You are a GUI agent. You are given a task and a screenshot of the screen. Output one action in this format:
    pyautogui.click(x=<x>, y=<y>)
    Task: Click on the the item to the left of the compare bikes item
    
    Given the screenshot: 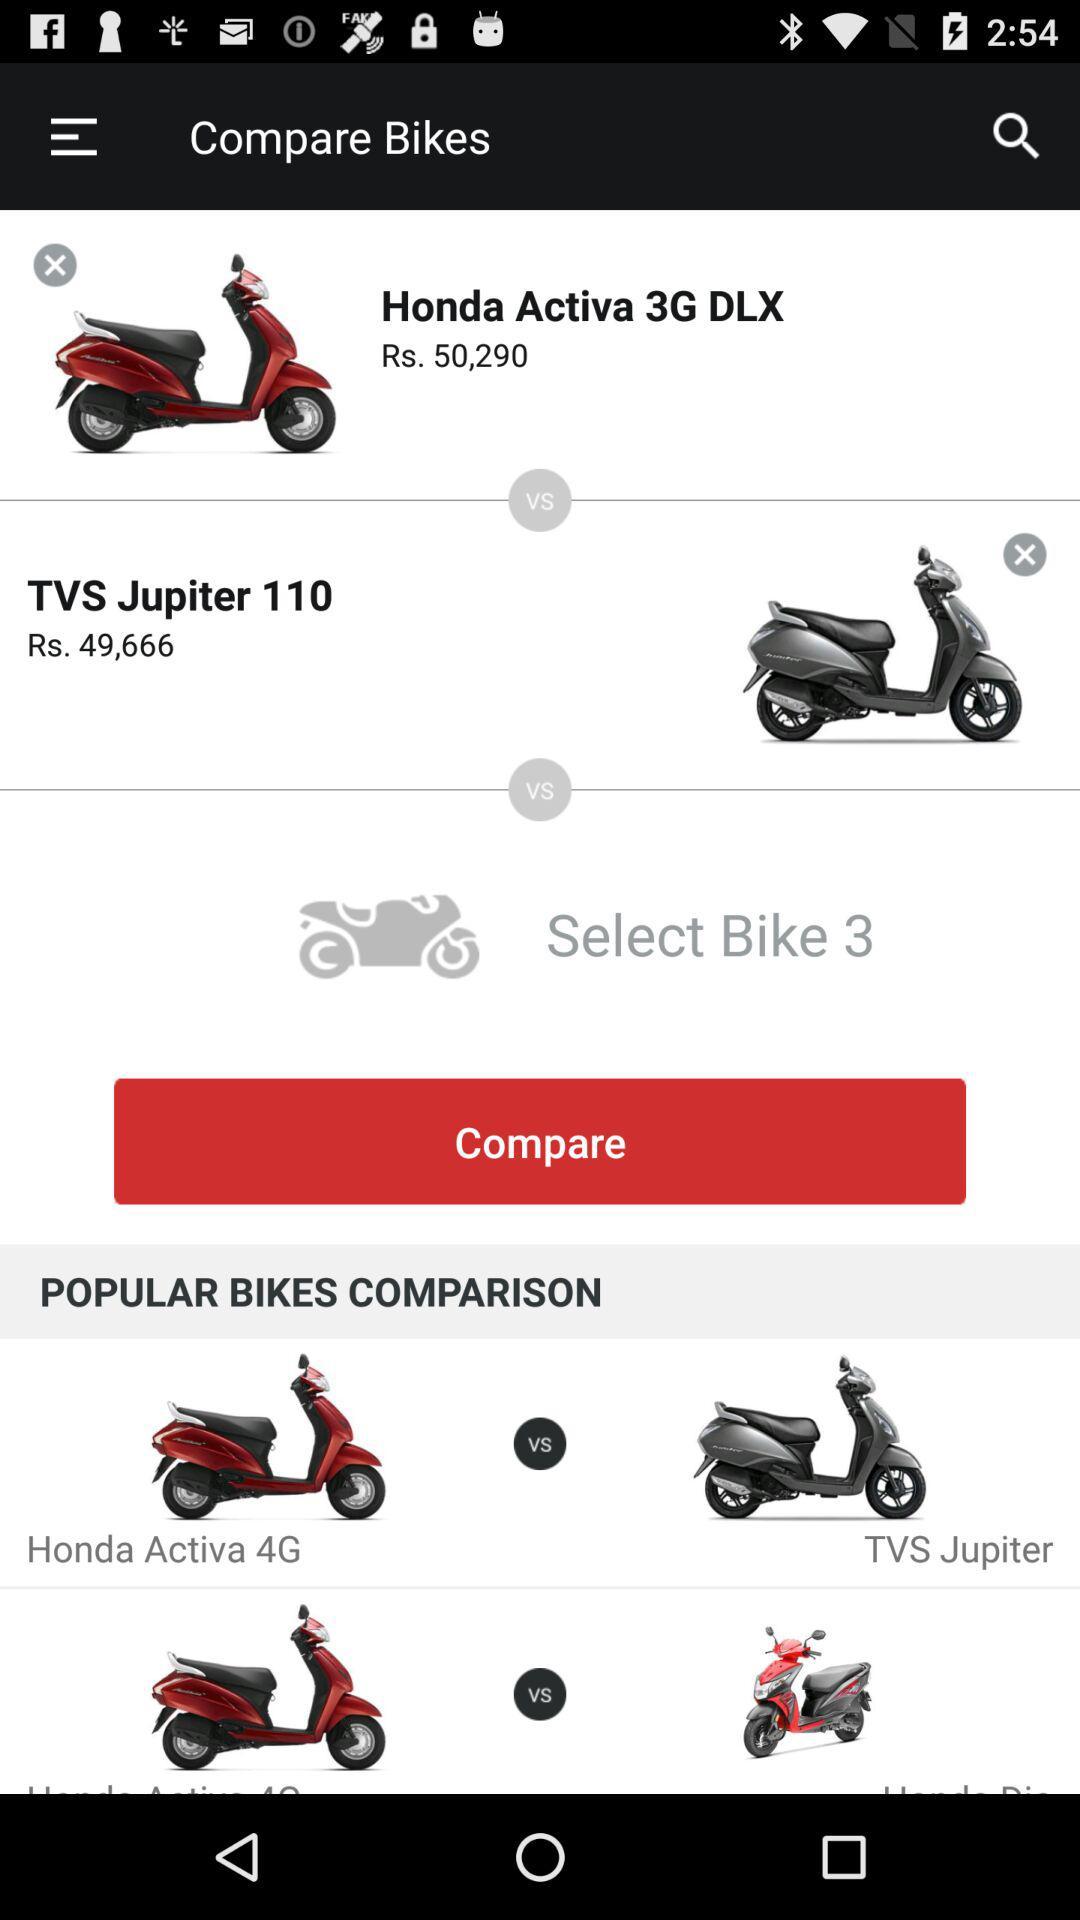 What is the action you would take?
    pyautogui.click(x=72, y=135)
    